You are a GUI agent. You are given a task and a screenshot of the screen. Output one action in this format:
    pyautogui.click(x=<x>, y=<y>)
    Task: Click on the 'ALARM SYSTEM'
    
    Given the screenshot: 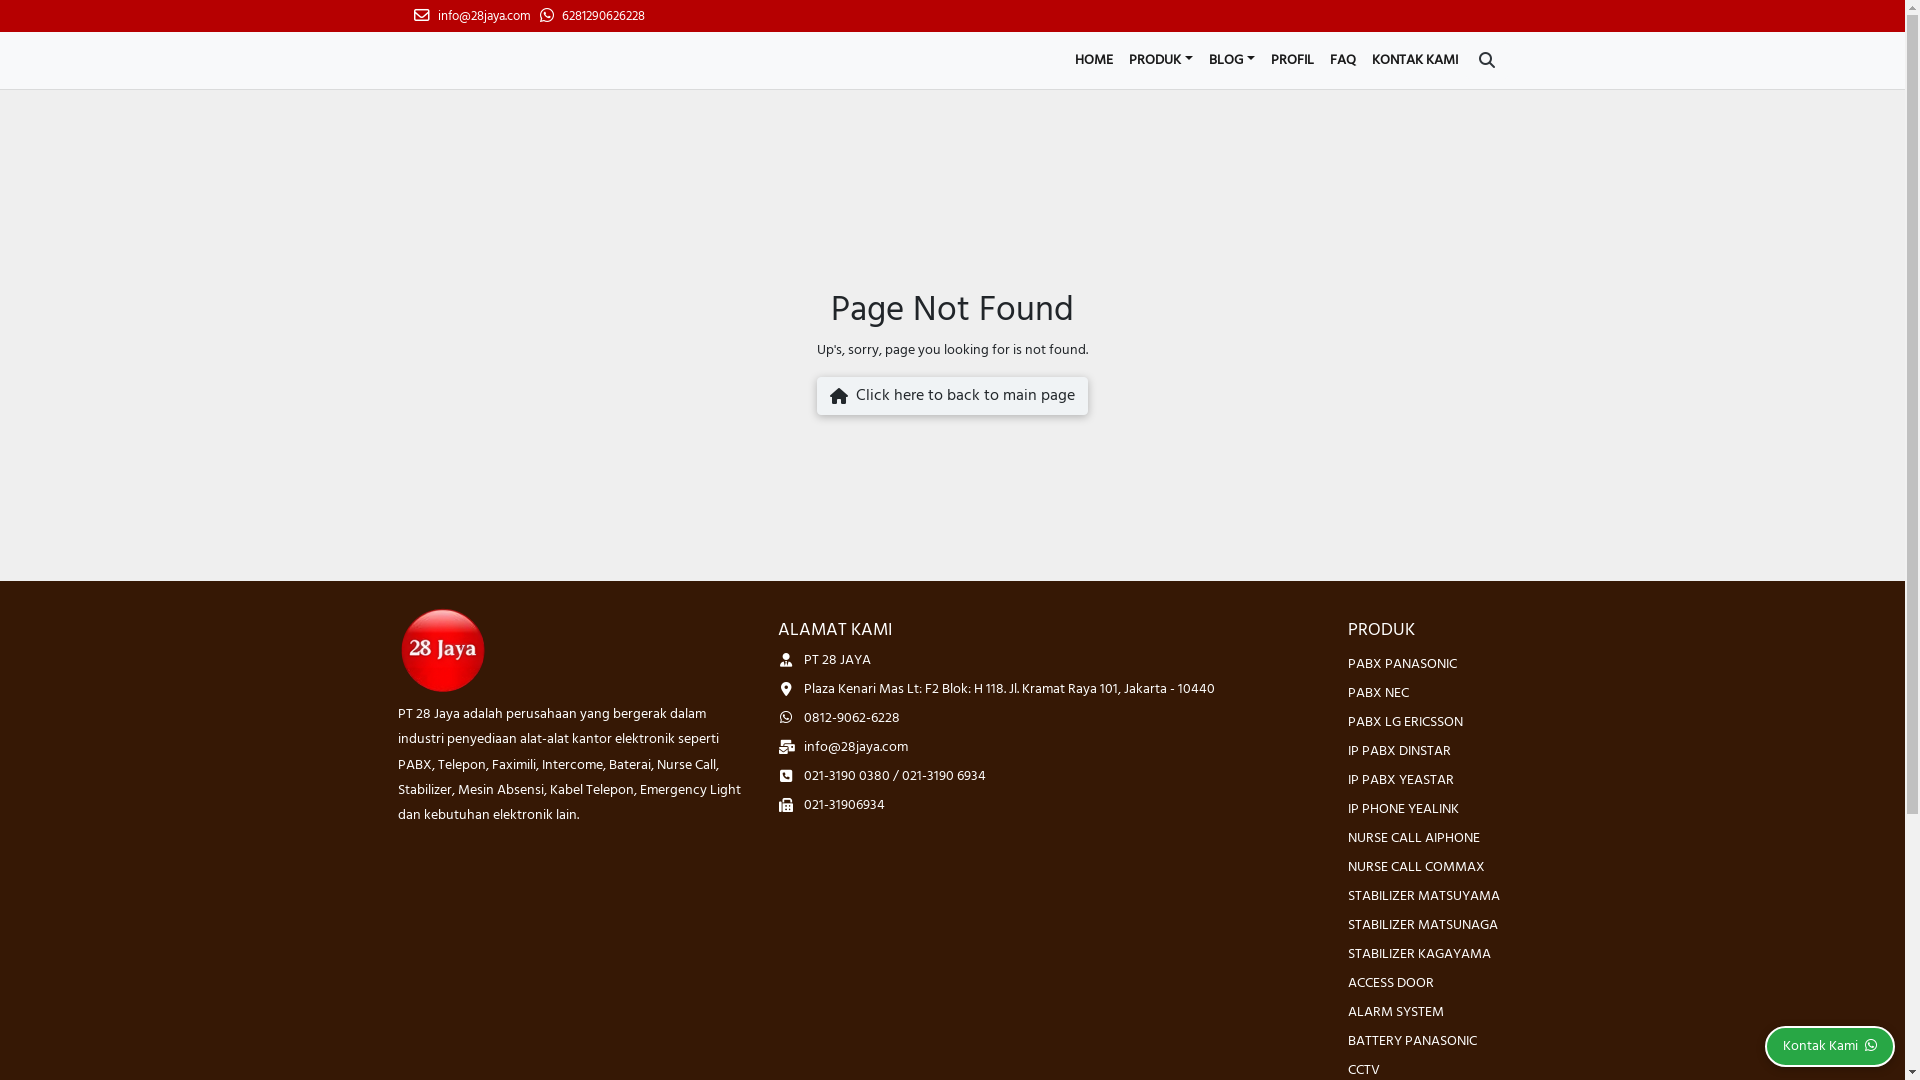 What is the action you would take?
    pyautogui.click(x=1348, y=1012)
    